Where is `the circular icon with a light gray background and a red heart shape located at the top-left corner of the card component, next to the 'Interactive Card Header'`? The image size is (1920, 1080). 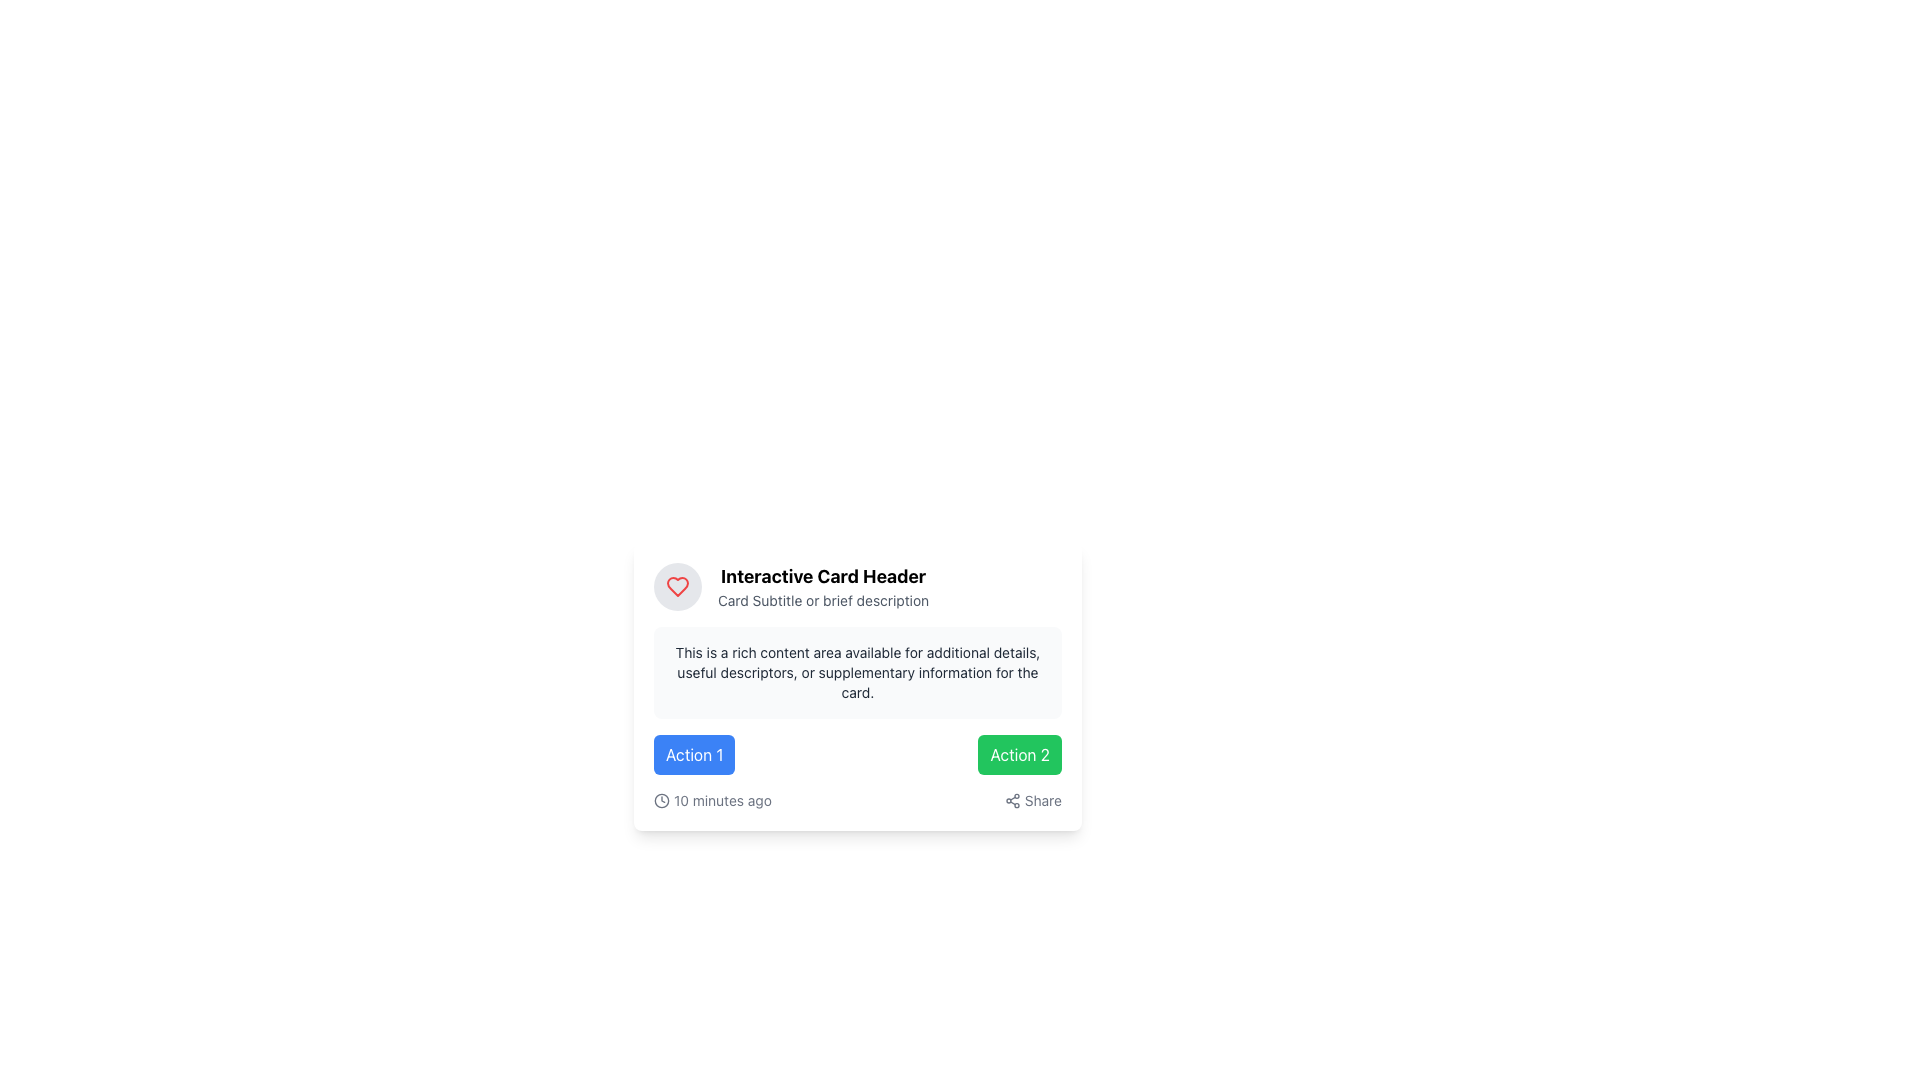
the circular icon with a light gray background and a red heart shape located at the top-left corner of the card component, next to the 'Interactive Card Header' is located at coordinates (677, 585).